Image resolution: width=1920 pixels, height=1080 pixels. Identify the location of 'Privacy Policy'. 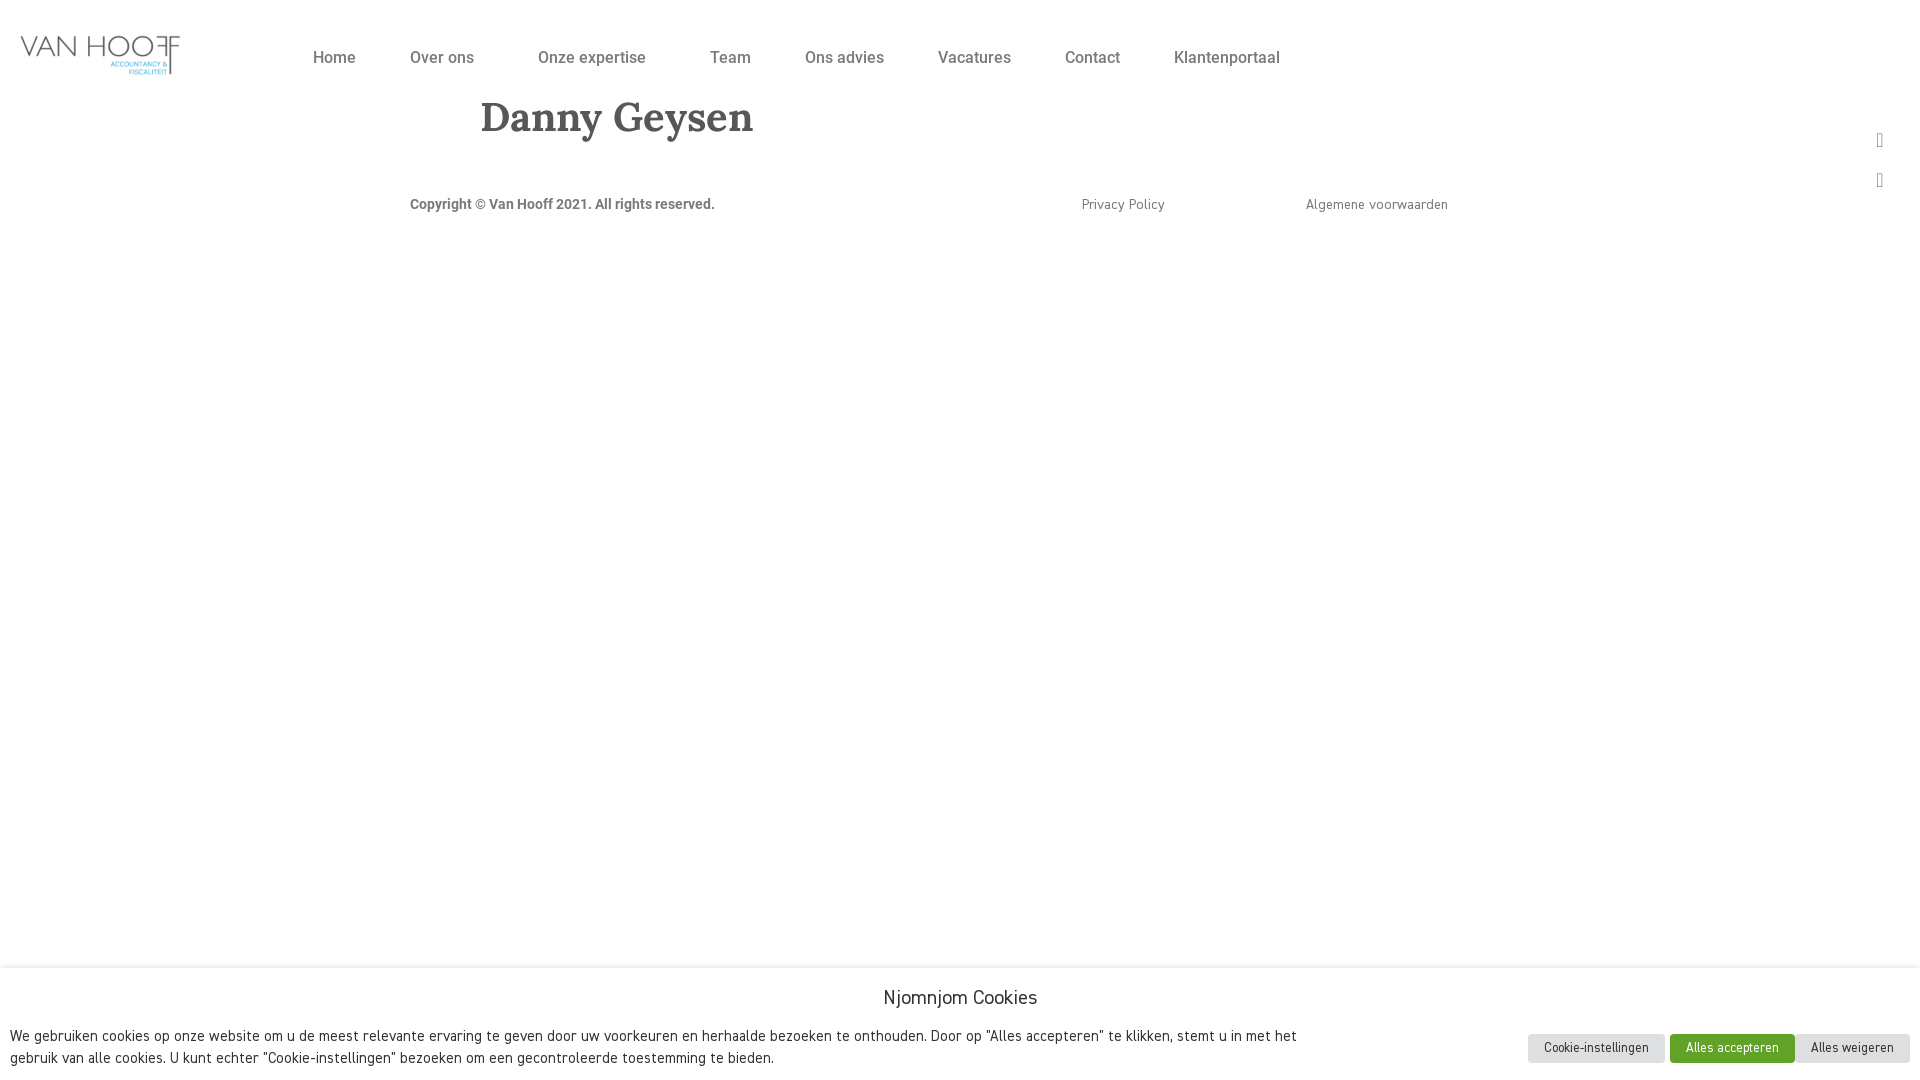
(1080, 204).